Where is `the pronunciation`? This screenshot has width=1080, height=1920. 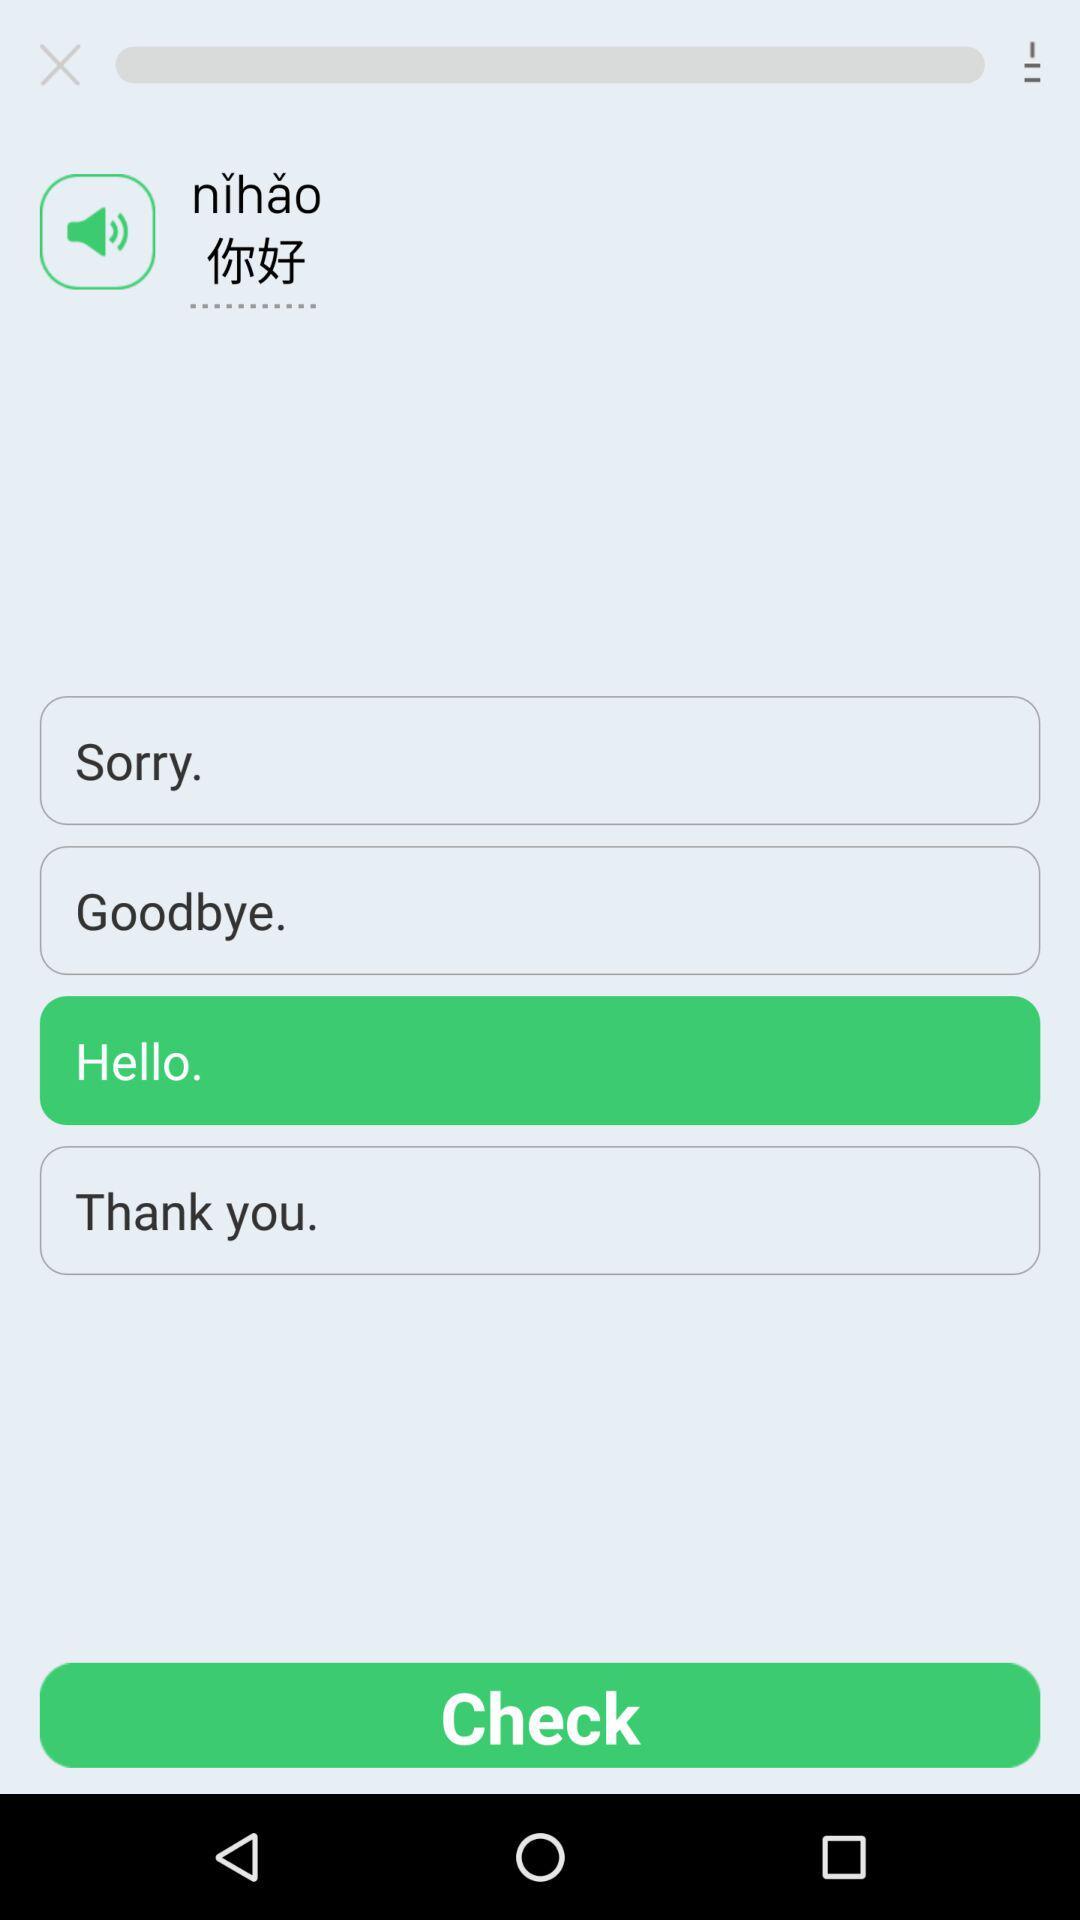 the pronunciation is located at coordinates (97, 231).